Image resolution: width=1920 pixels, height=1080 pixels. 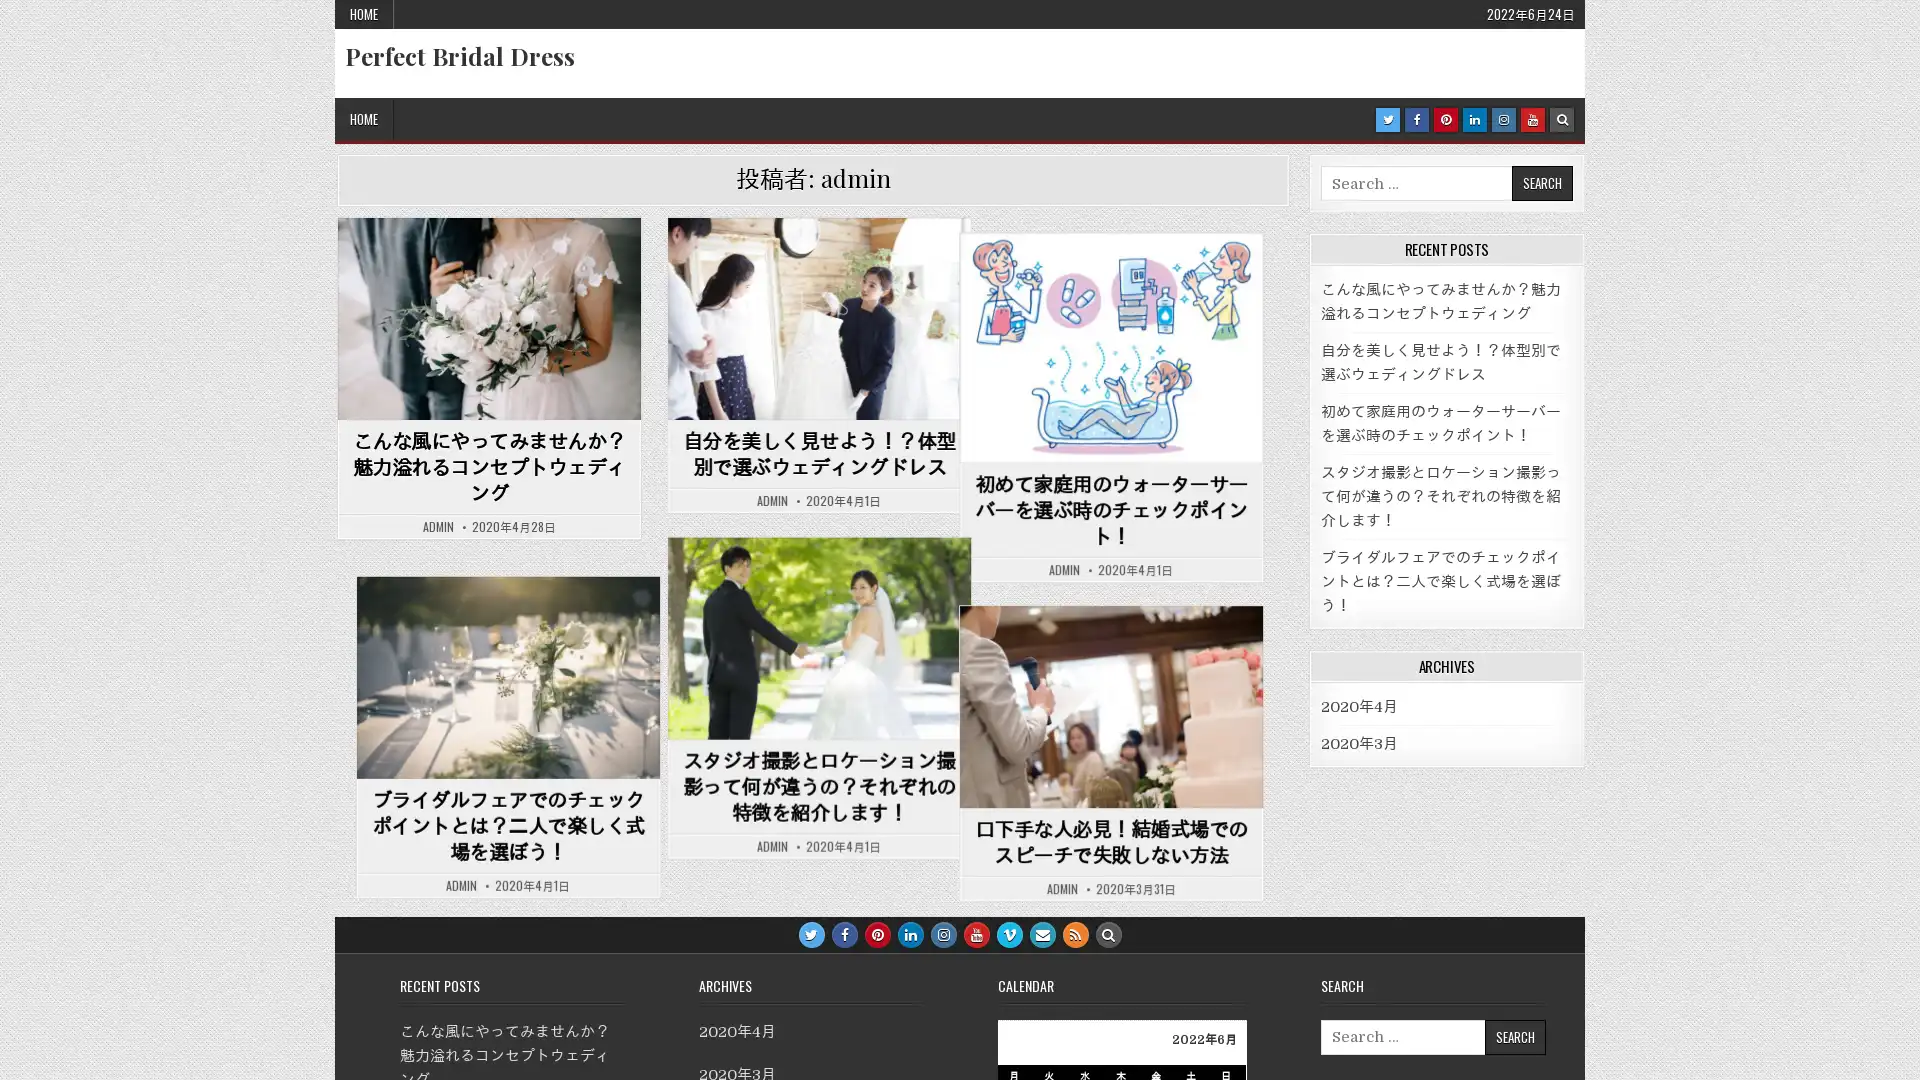 What do you see at coordinates (1540, 183) in the screenshot?
I see `Search` at bounding box center [1540, 183].